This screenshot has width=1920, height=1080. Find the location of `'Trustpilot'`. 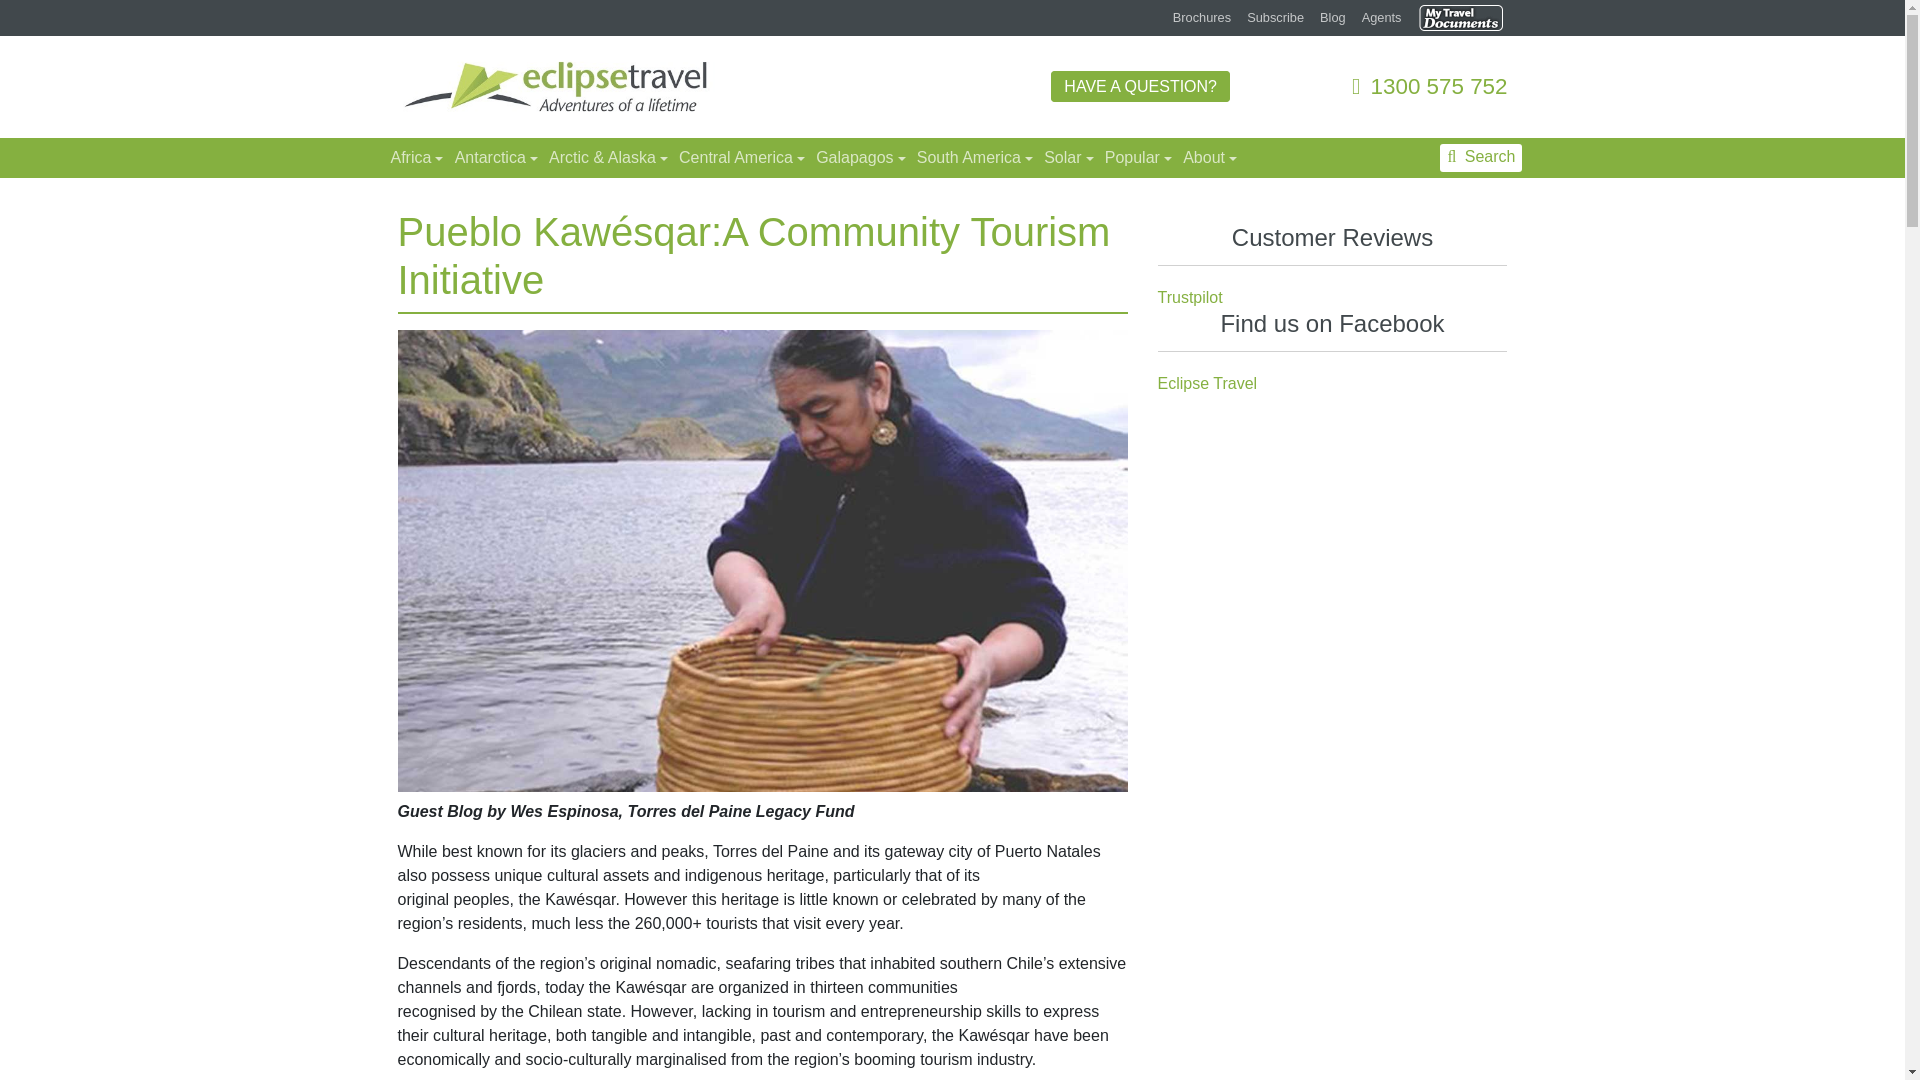

'Trustpilot' is located at coordinates (1190, 297).